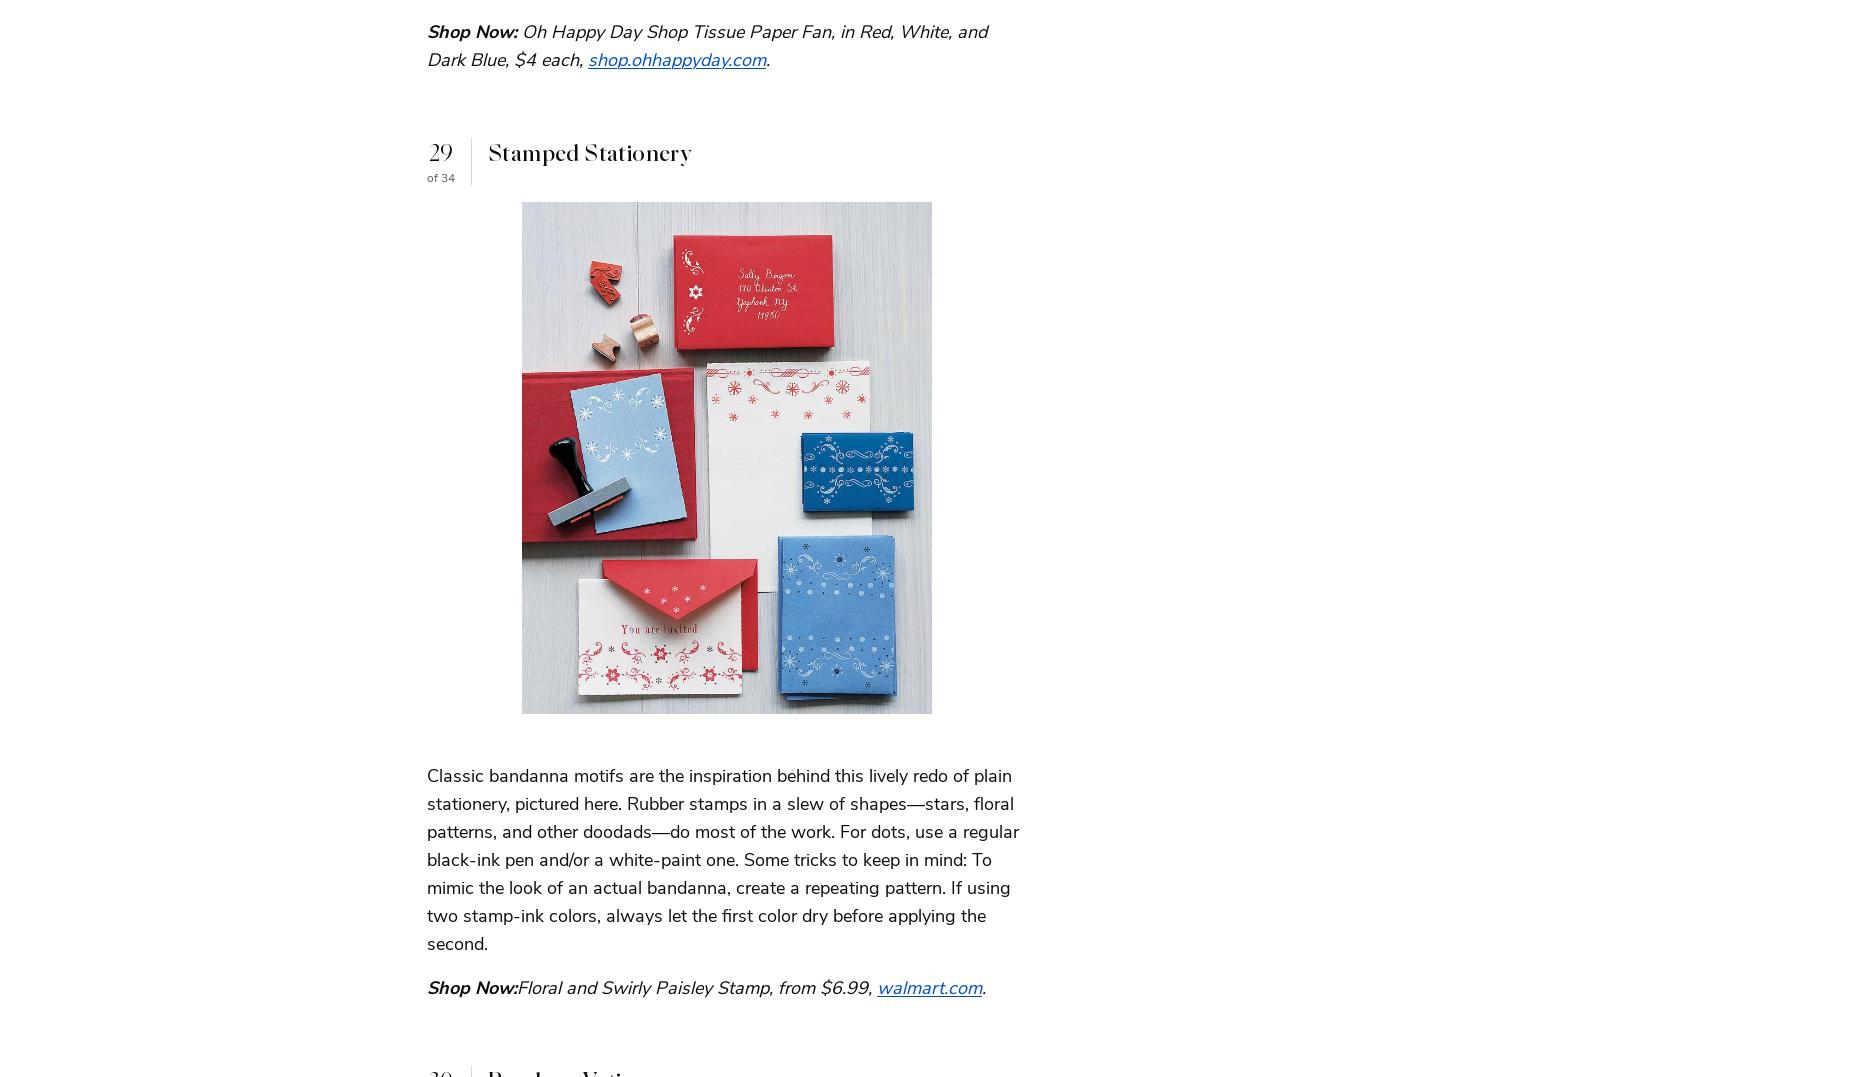 The height and width of the screenshot is (1077, 1850). What do you see at coordinates (440, 175) in the screenshot?
I see `'of 34'` at bounding box center [440, 175].